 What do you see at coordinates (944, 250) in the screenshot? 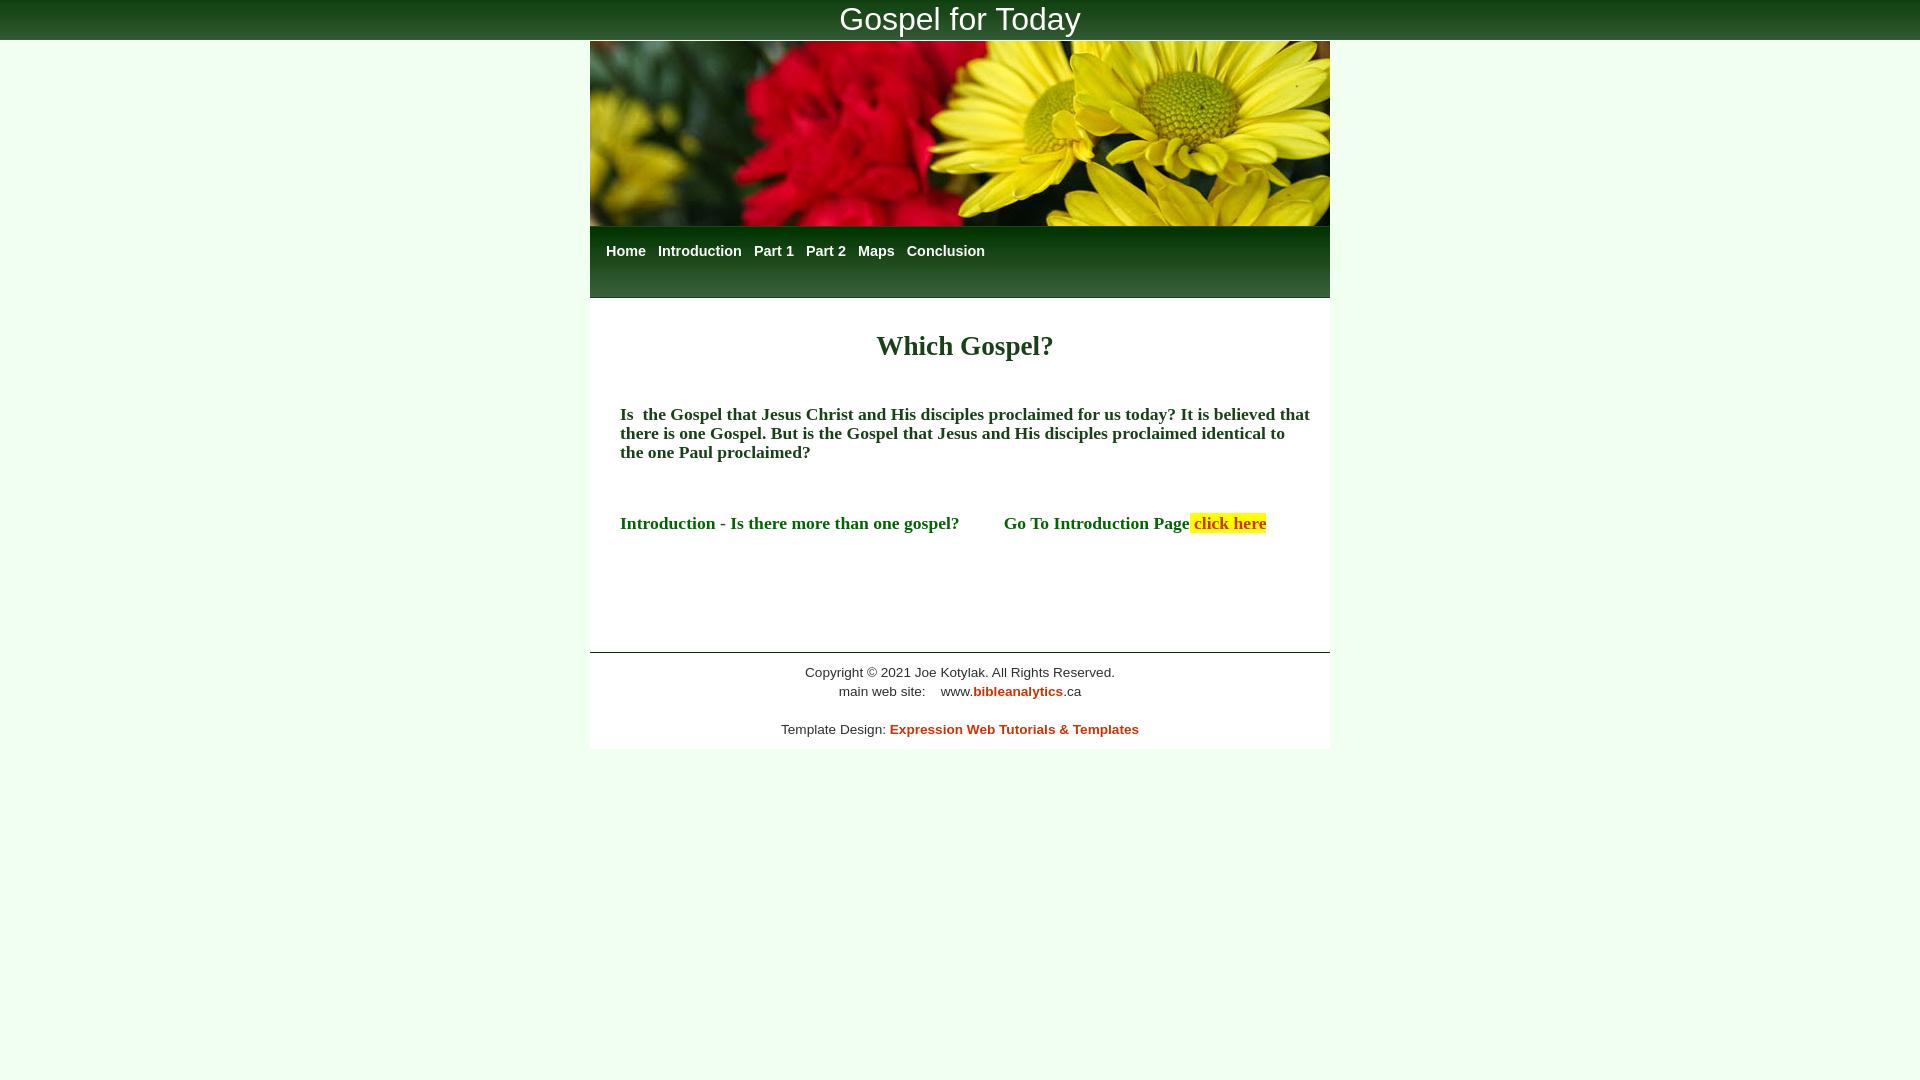
I see `'Conclusion'` at bounding box center [944, 250].